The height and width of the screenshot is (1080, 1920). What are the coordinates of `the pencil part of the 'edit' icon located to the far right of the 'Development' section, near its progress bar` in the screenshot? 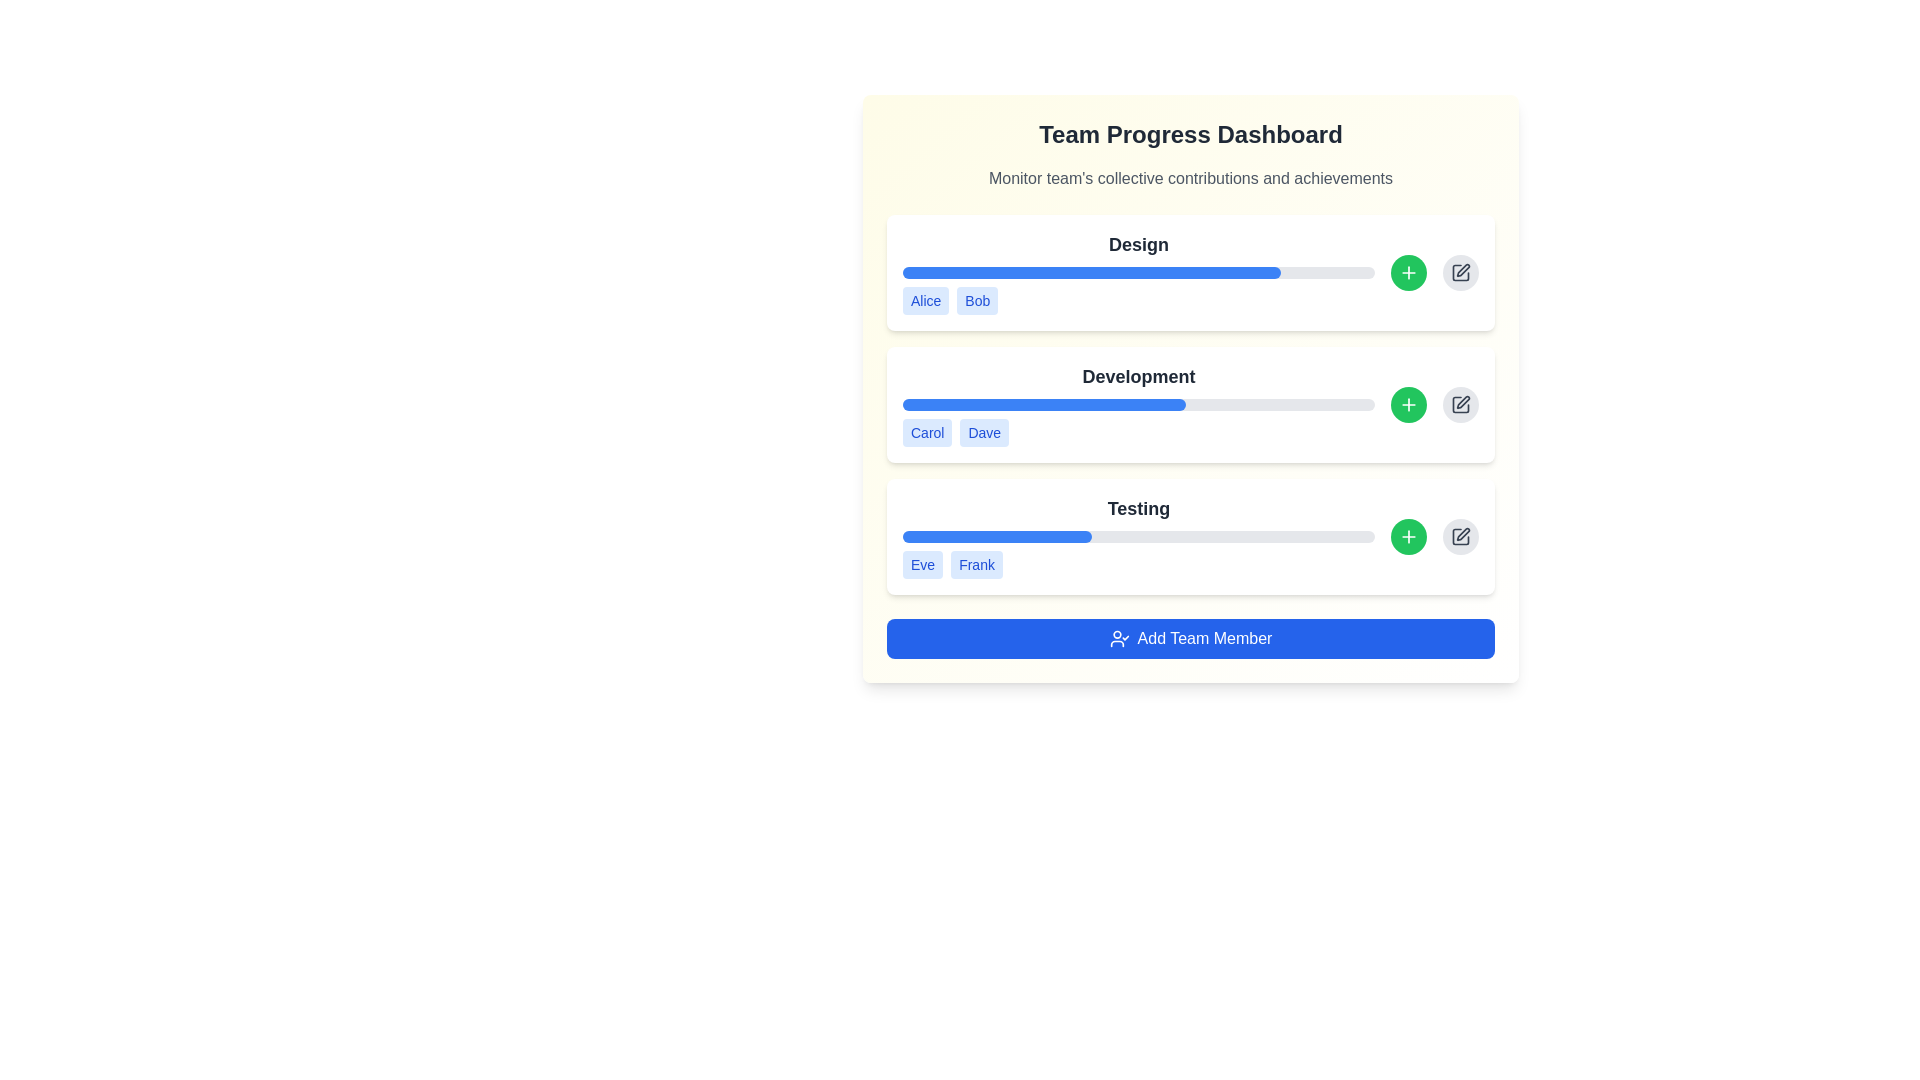 It's located at (1463, 402).